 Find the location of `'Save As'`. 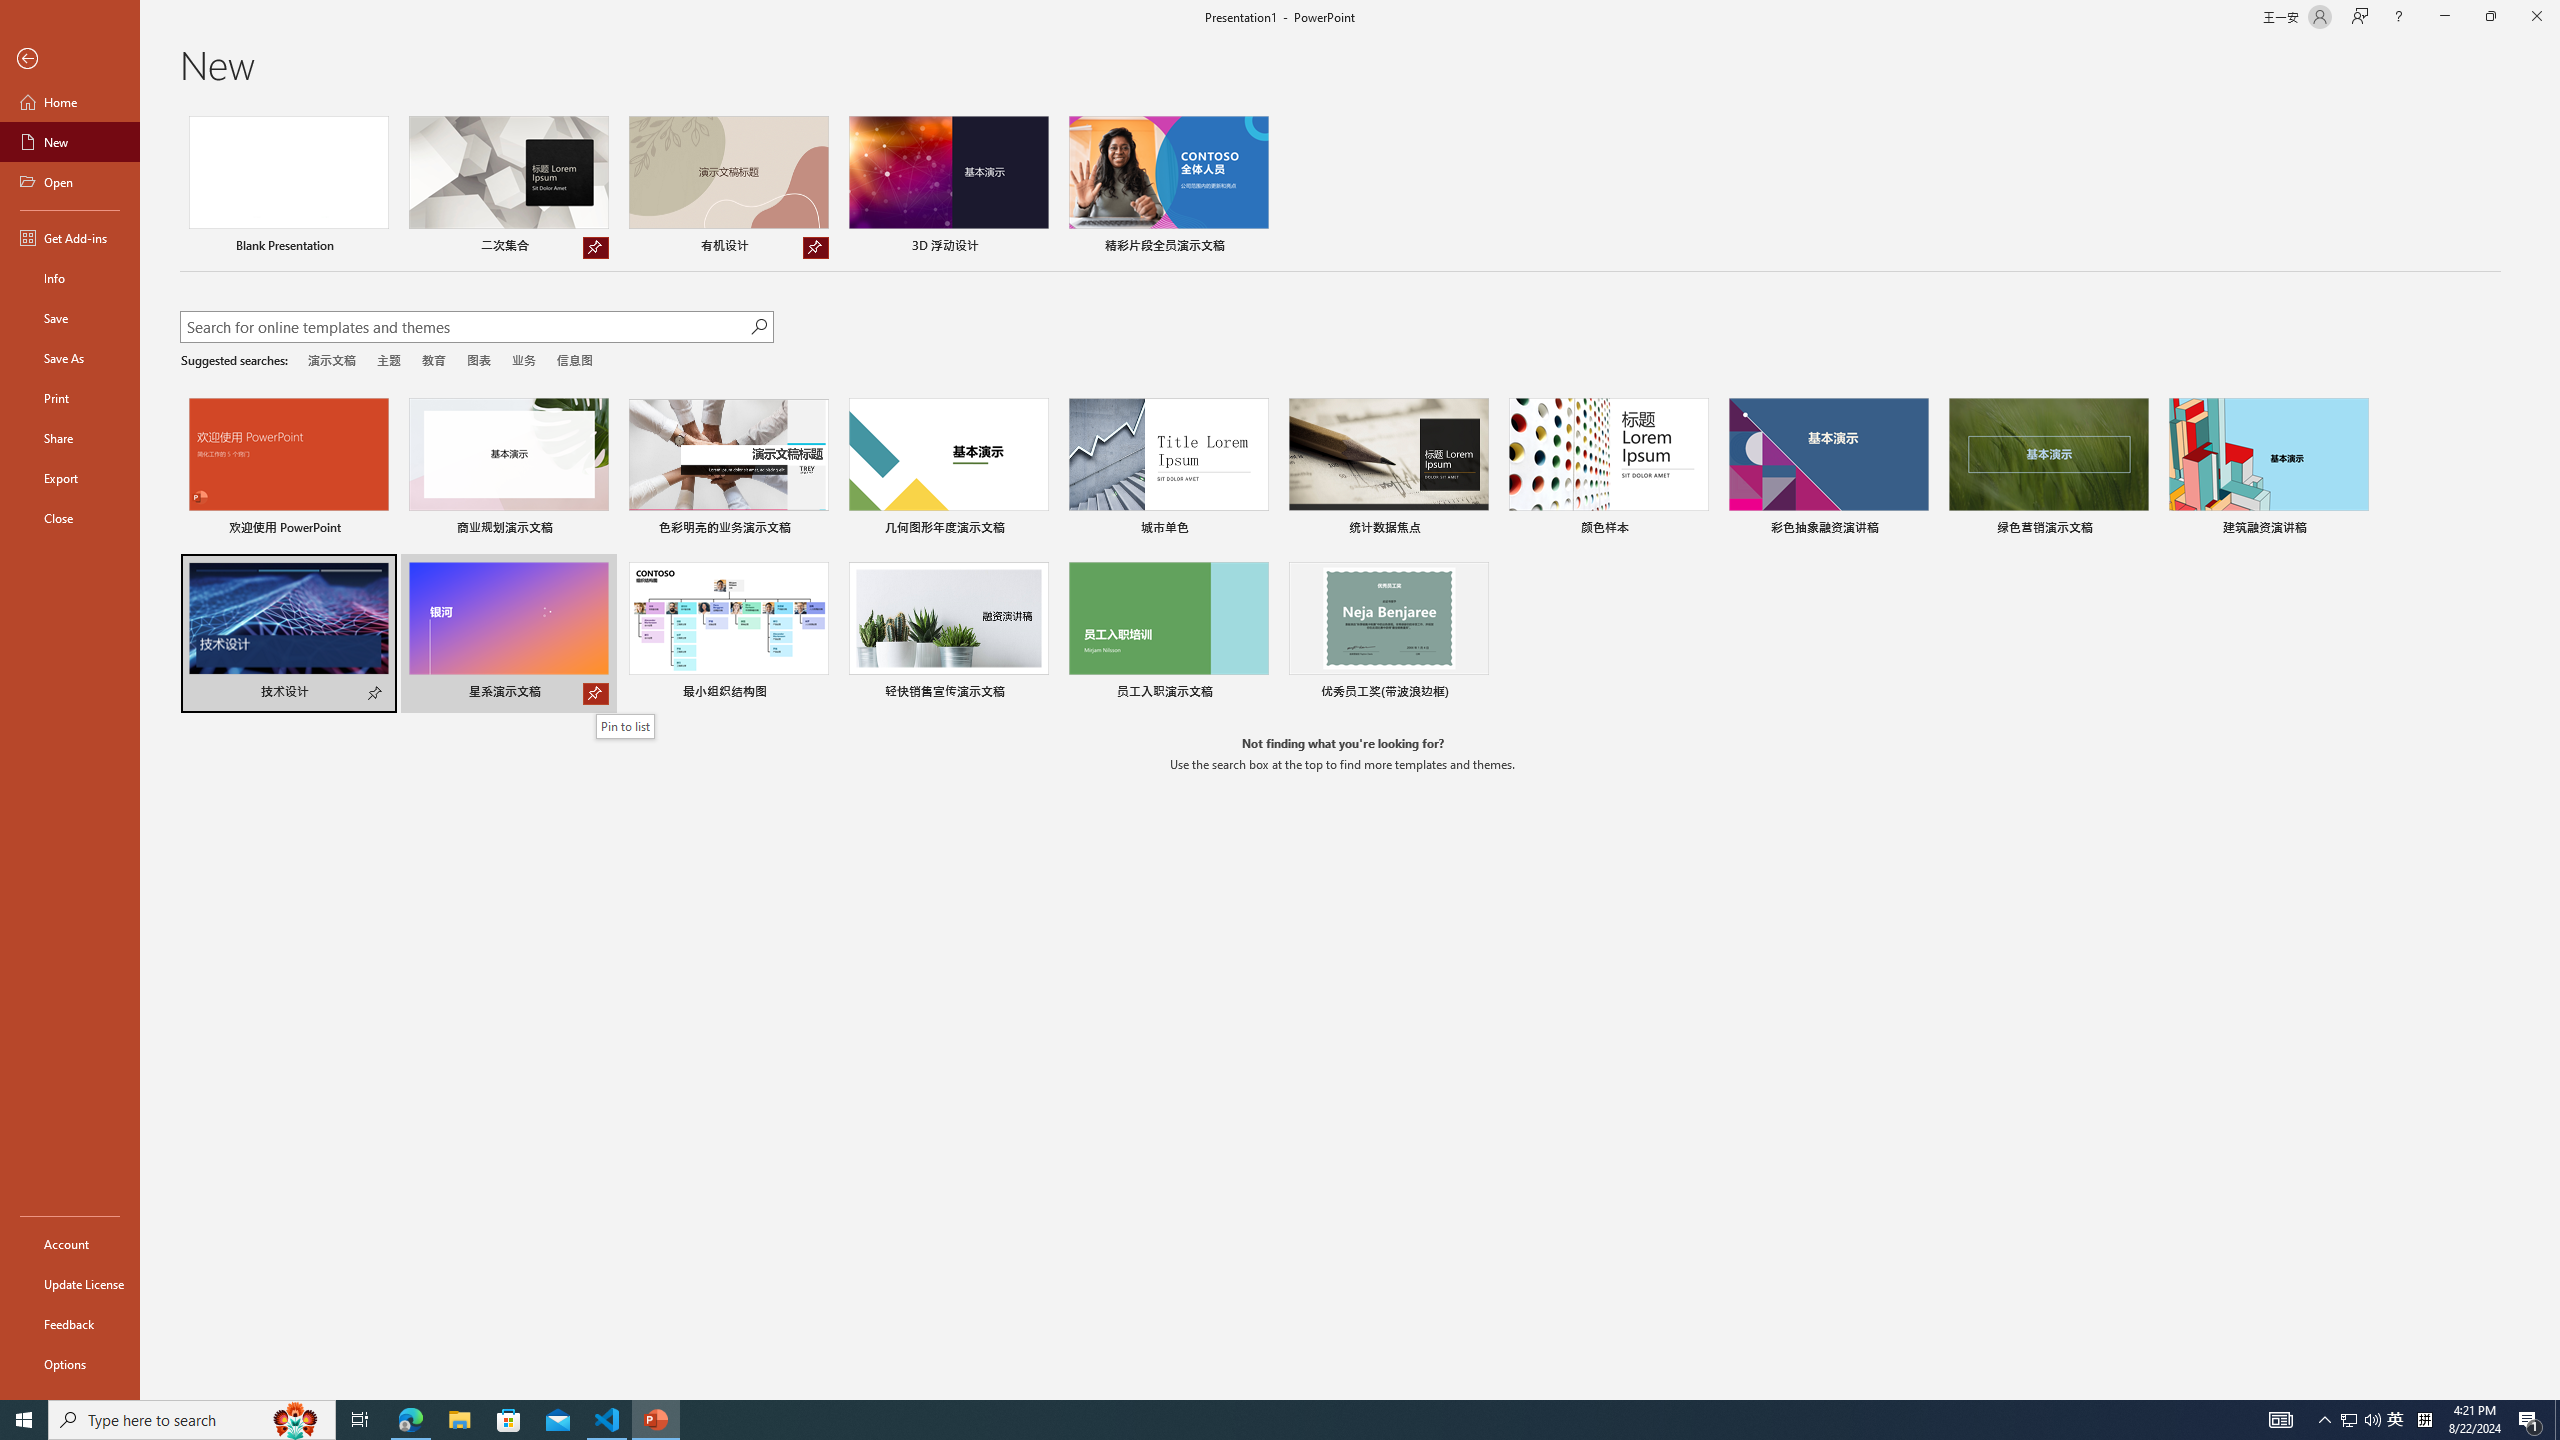

'Save As' is located at coordinates (69, 356).